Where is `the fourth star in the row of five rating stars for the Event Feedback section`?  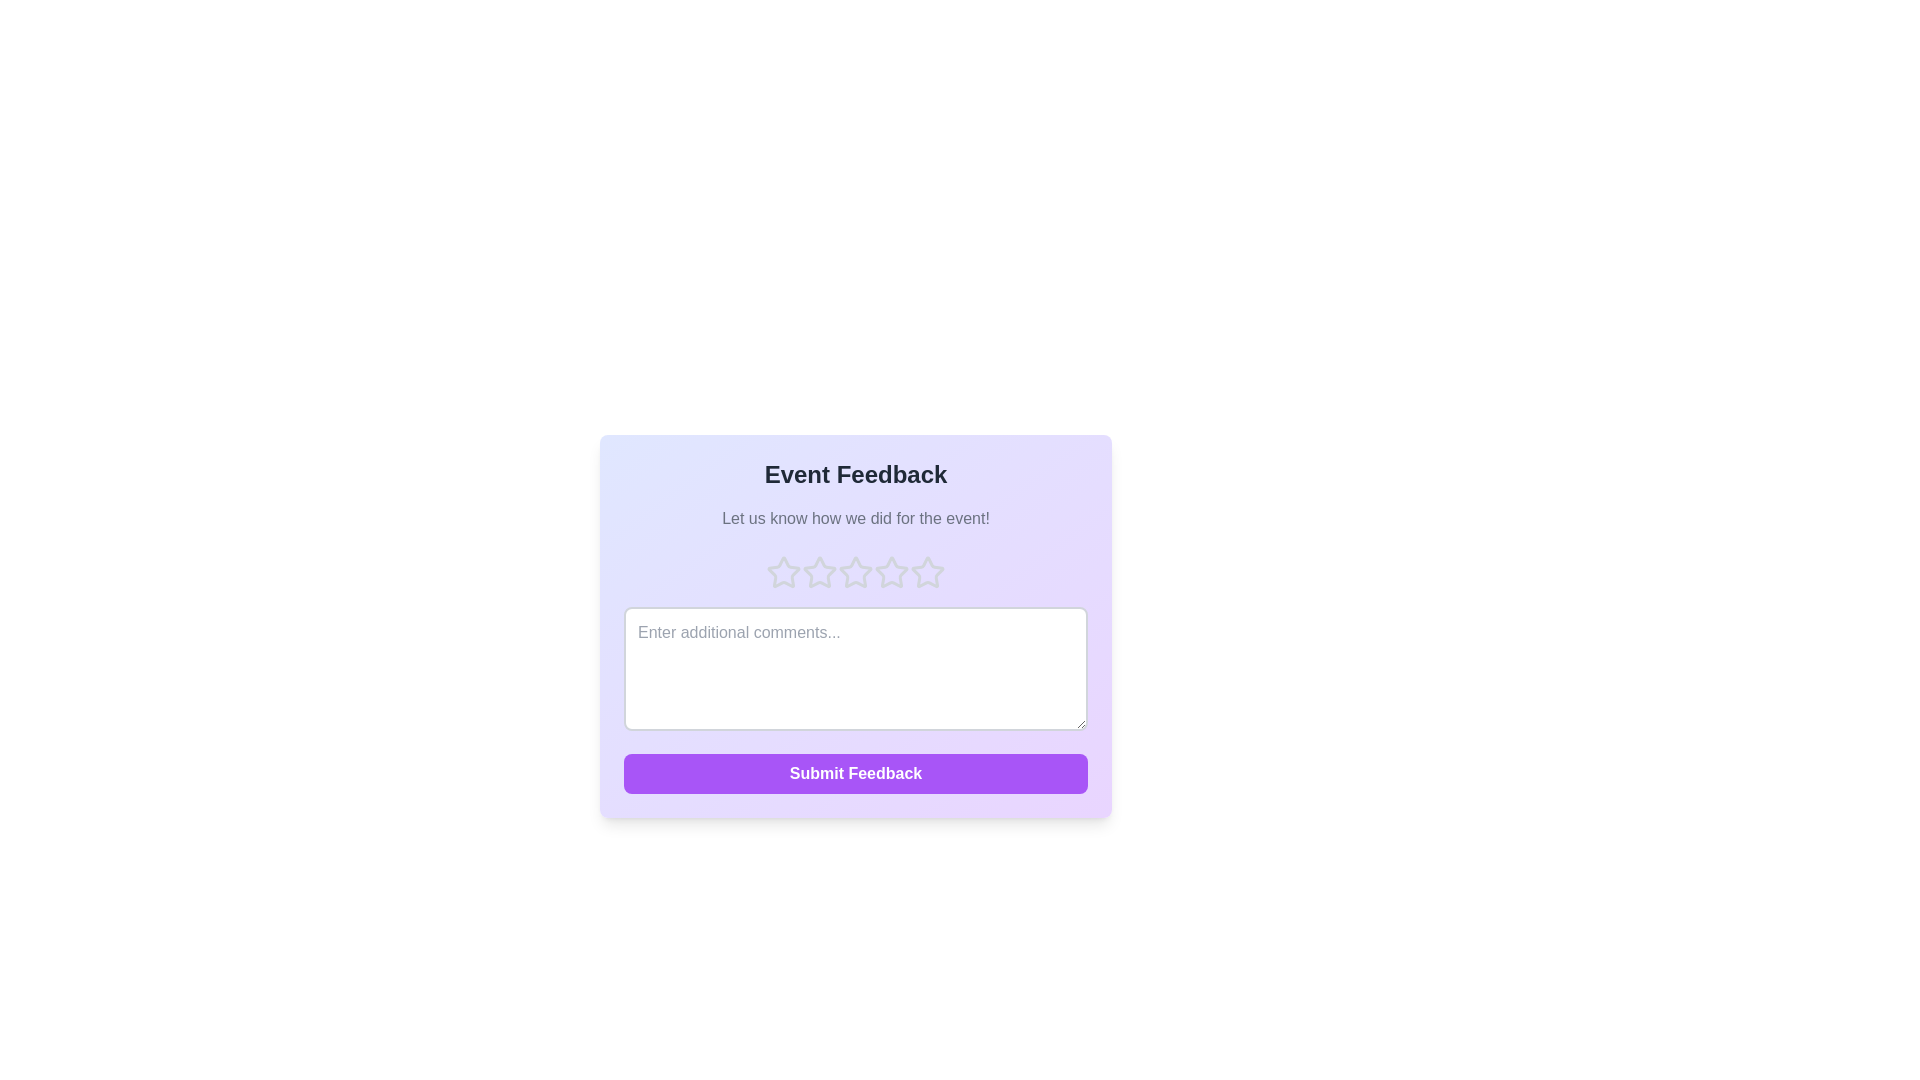
the fourth star in the row of five rating stars for the Event Feedback section is located at coordinates (891, 573).